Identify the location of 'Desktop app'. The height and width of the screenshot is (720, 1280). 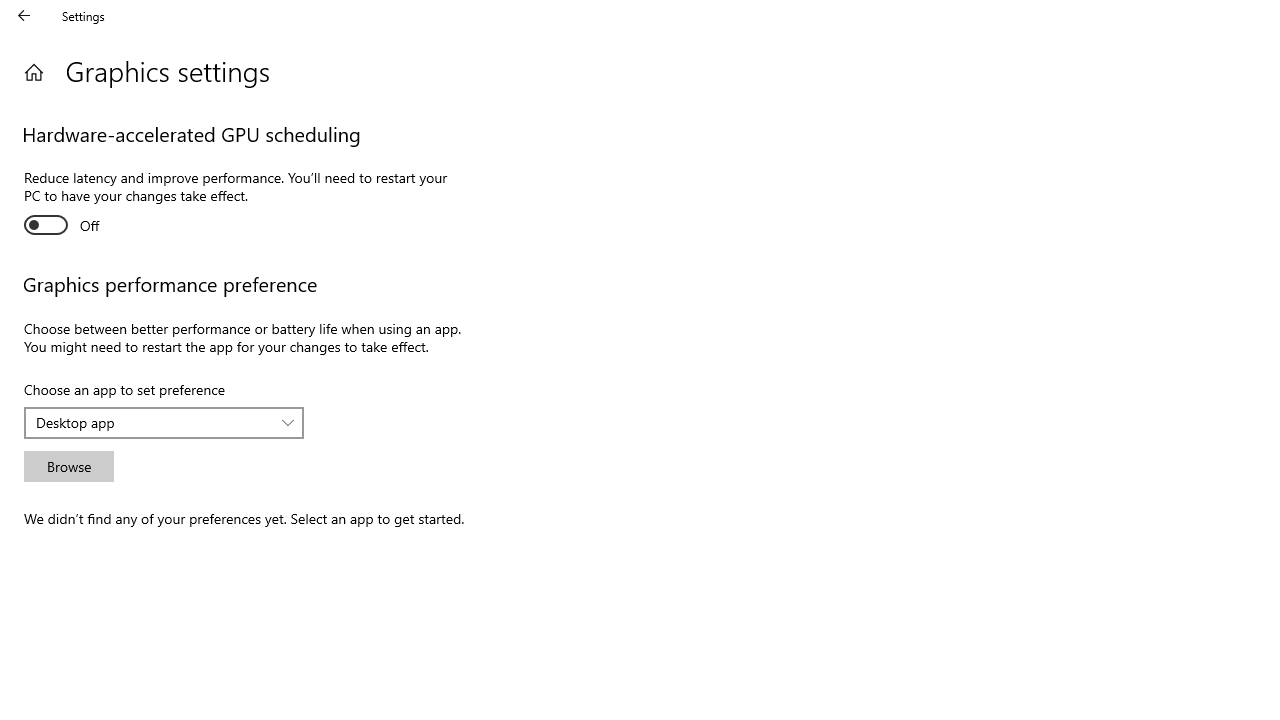
(152, 421).